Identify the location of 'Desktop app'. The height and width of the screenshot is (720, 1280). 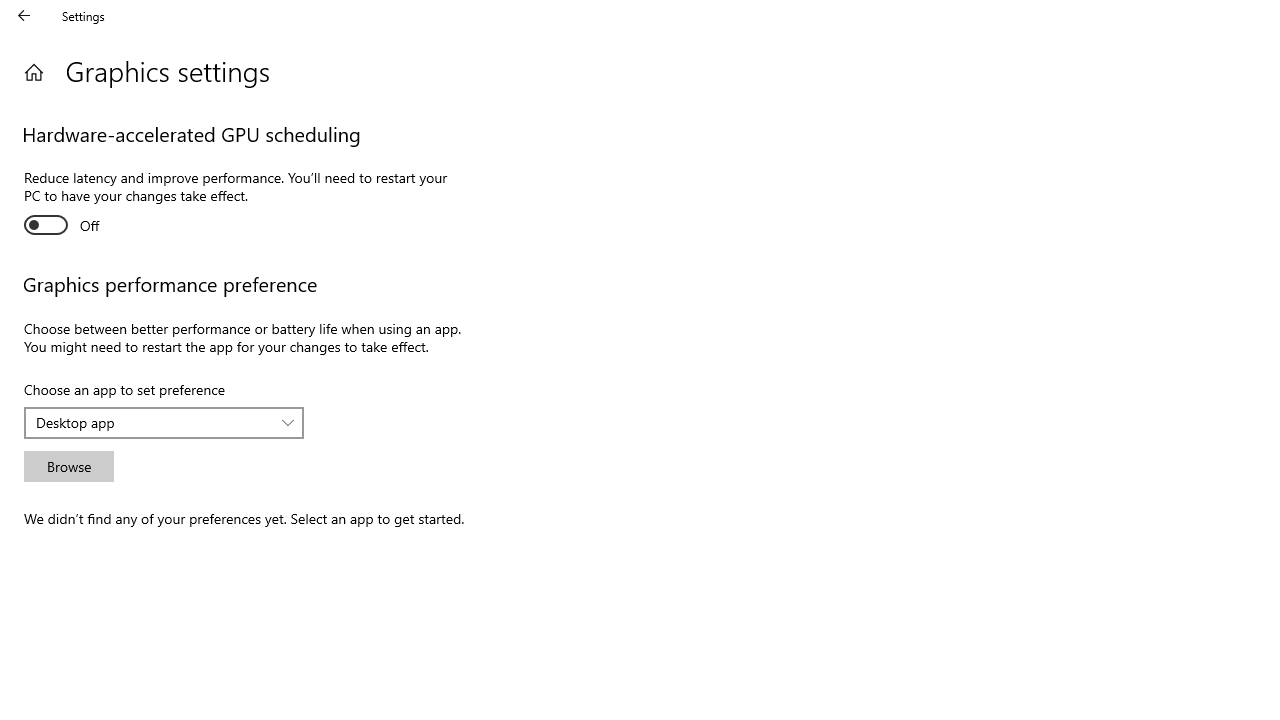
(152, 421).